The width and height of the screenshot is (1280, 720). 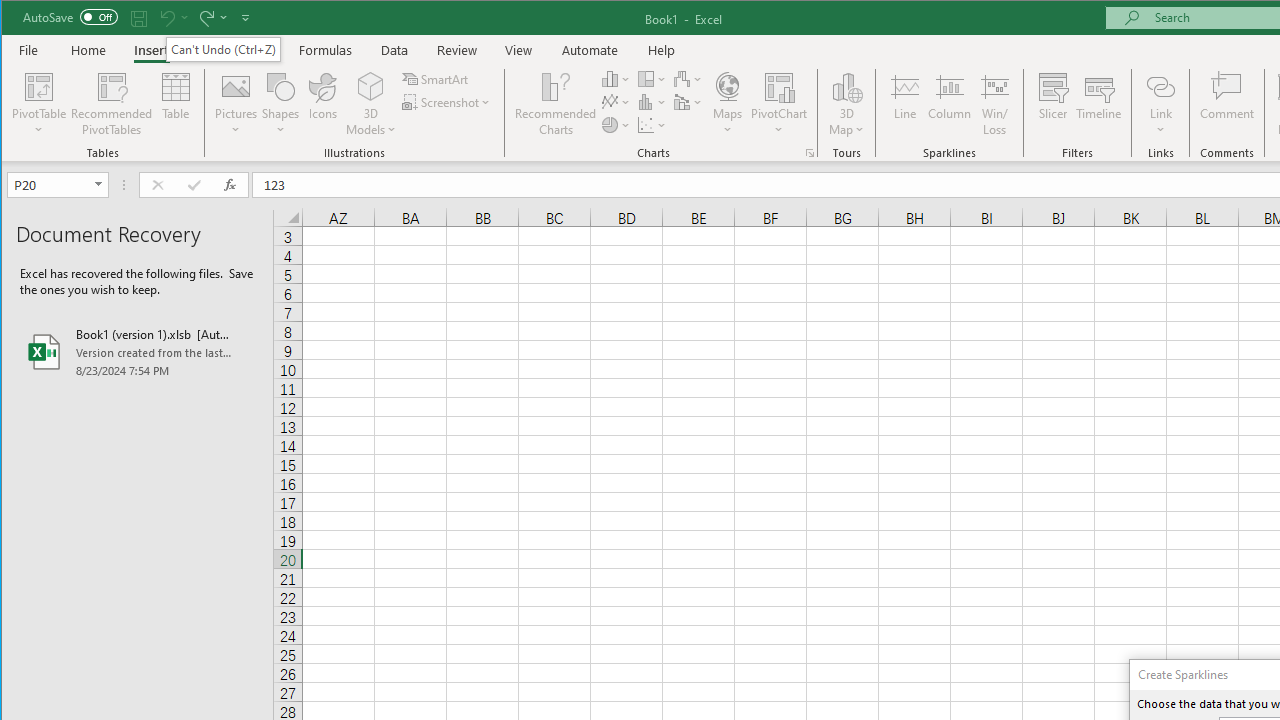 I want to click on 'Insert Waterfall, Funnel, Stock, Surface, or Radar Chart', so click(x=688, y=78).